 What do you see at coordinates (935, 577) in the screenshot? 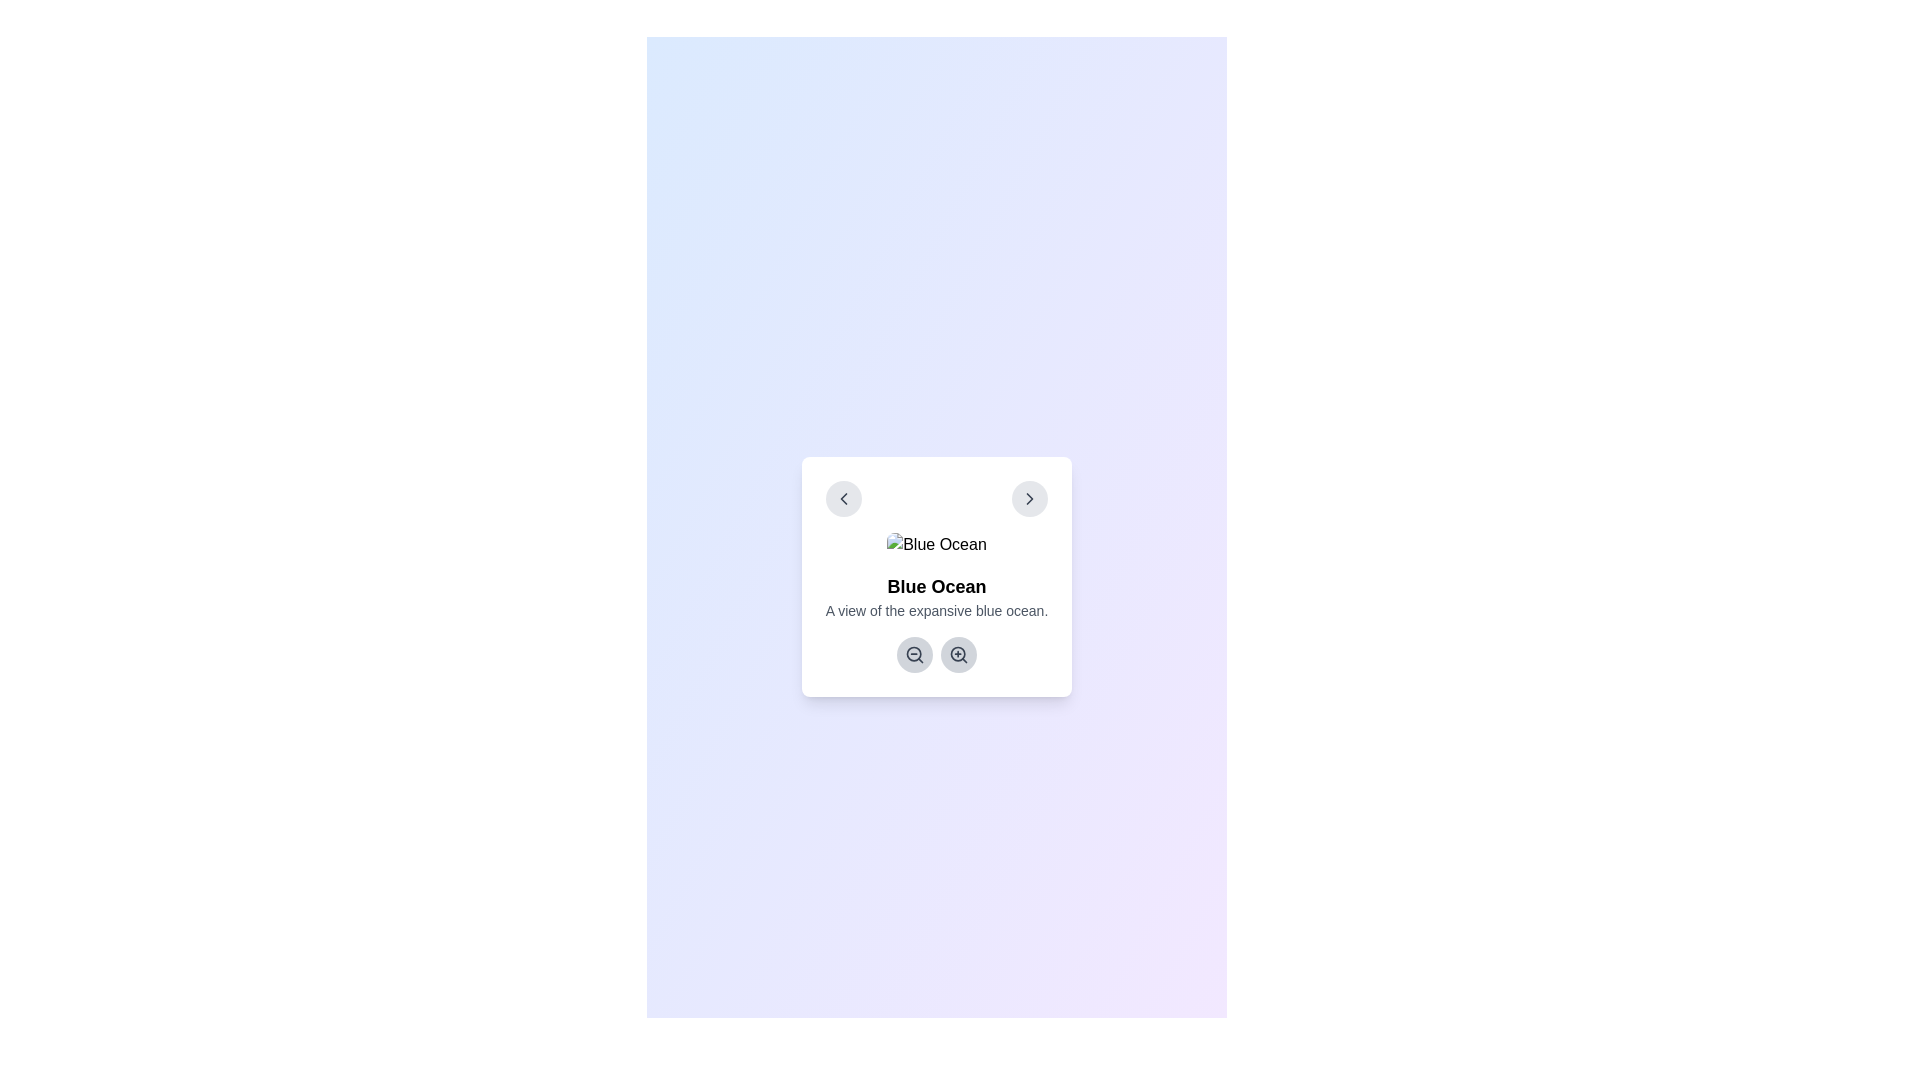
I see `the interactive text inside the descriptive content box titled 'Blue Ocean', which contains a header in bold and a description in smaller font` at bounding box center [935, 577].